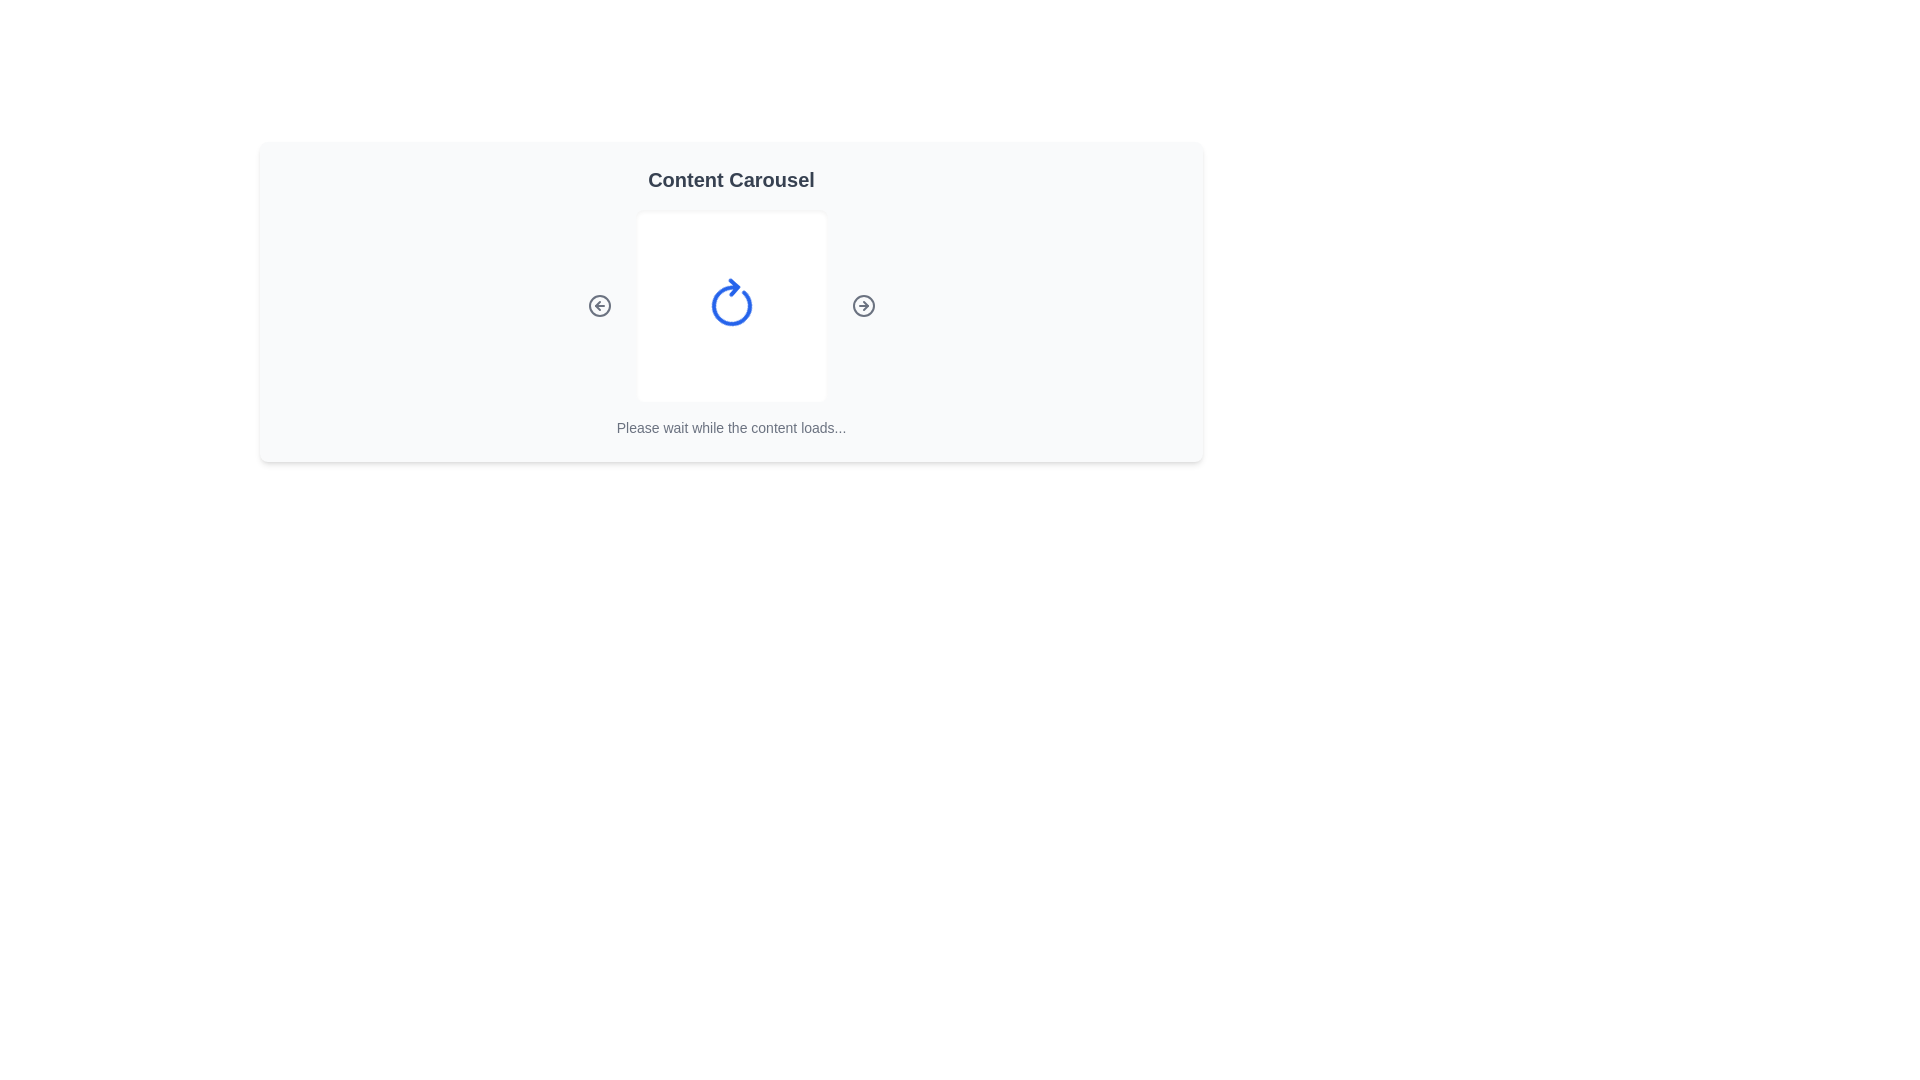 Image resolution: width=1920 pixels, height=1080 pixels. I want to click on the Circular Spinner Icon, which is a blue outlined circular icon with a clockwise arrow, located centrally under the 'Content Carousel' title, so click(730, 305).